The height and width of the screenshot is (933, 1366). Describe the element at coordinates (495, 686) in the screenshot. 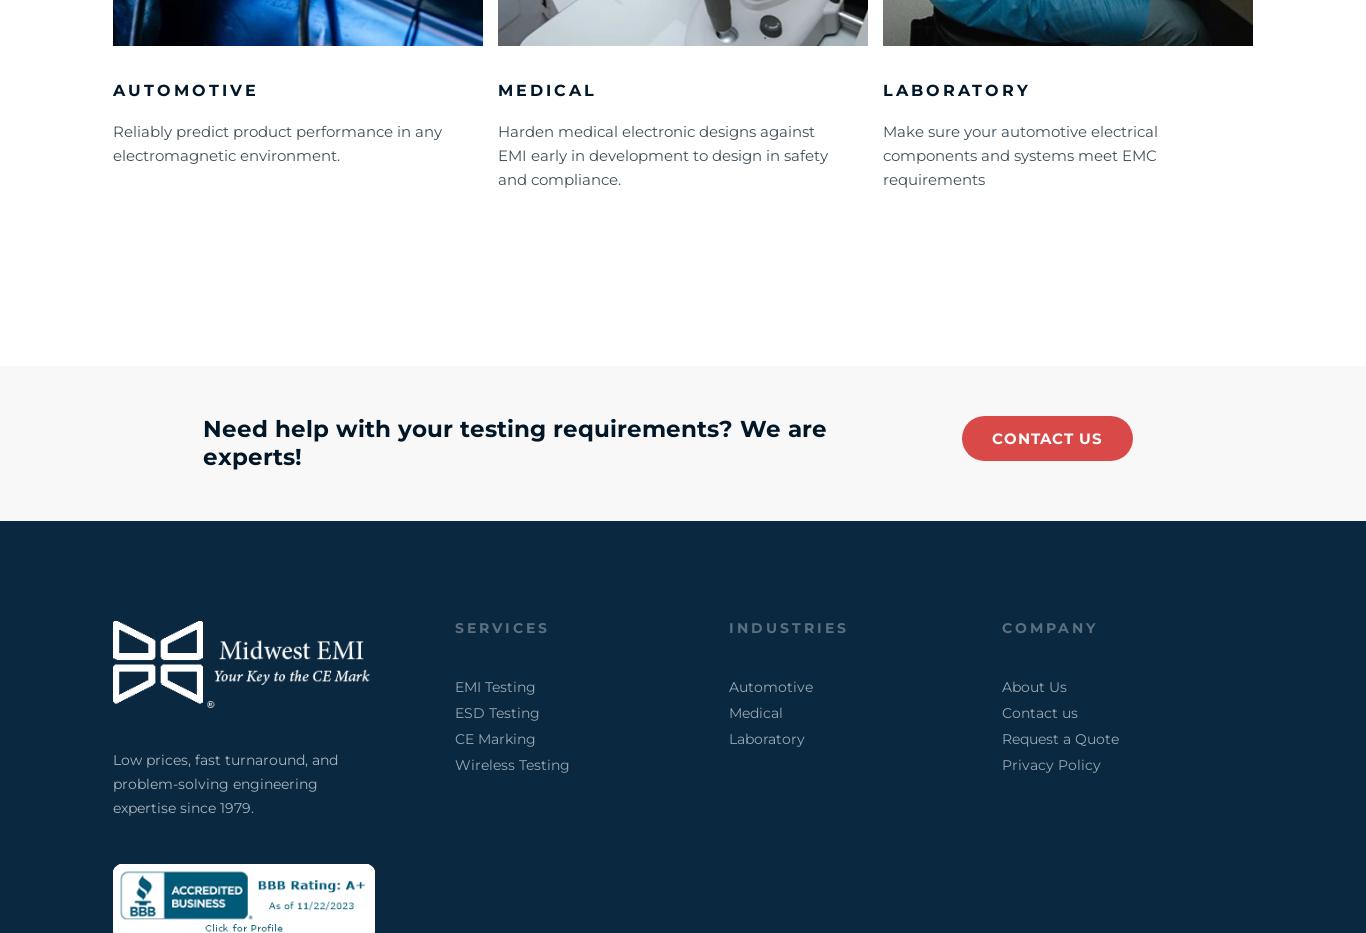

I see `'EMI Testing'` at that location.